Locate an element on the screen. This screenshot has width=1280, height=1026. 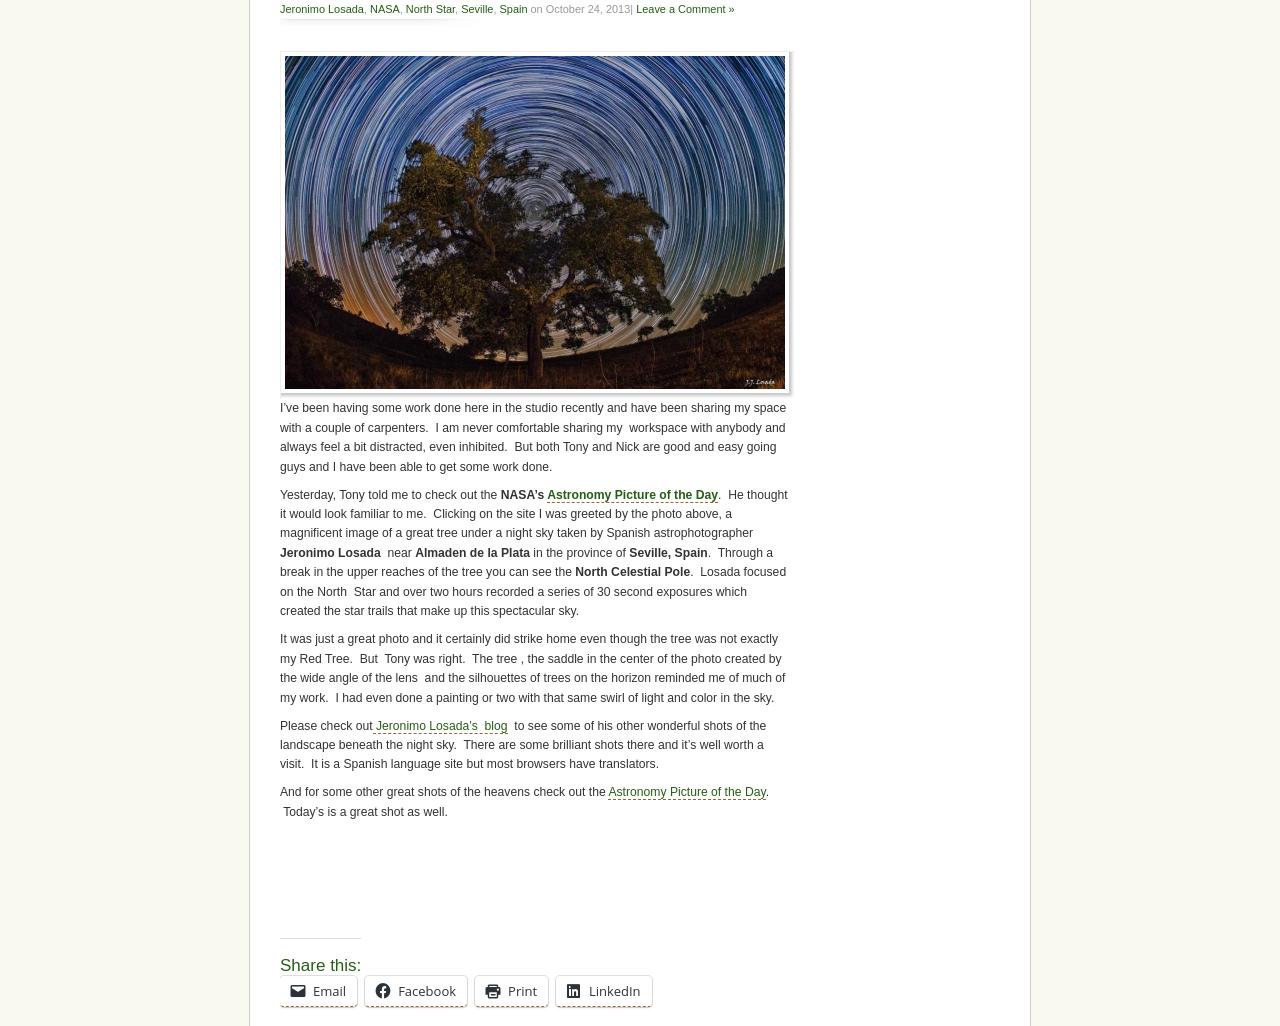
'Email' is located at coordinates (311, 990).